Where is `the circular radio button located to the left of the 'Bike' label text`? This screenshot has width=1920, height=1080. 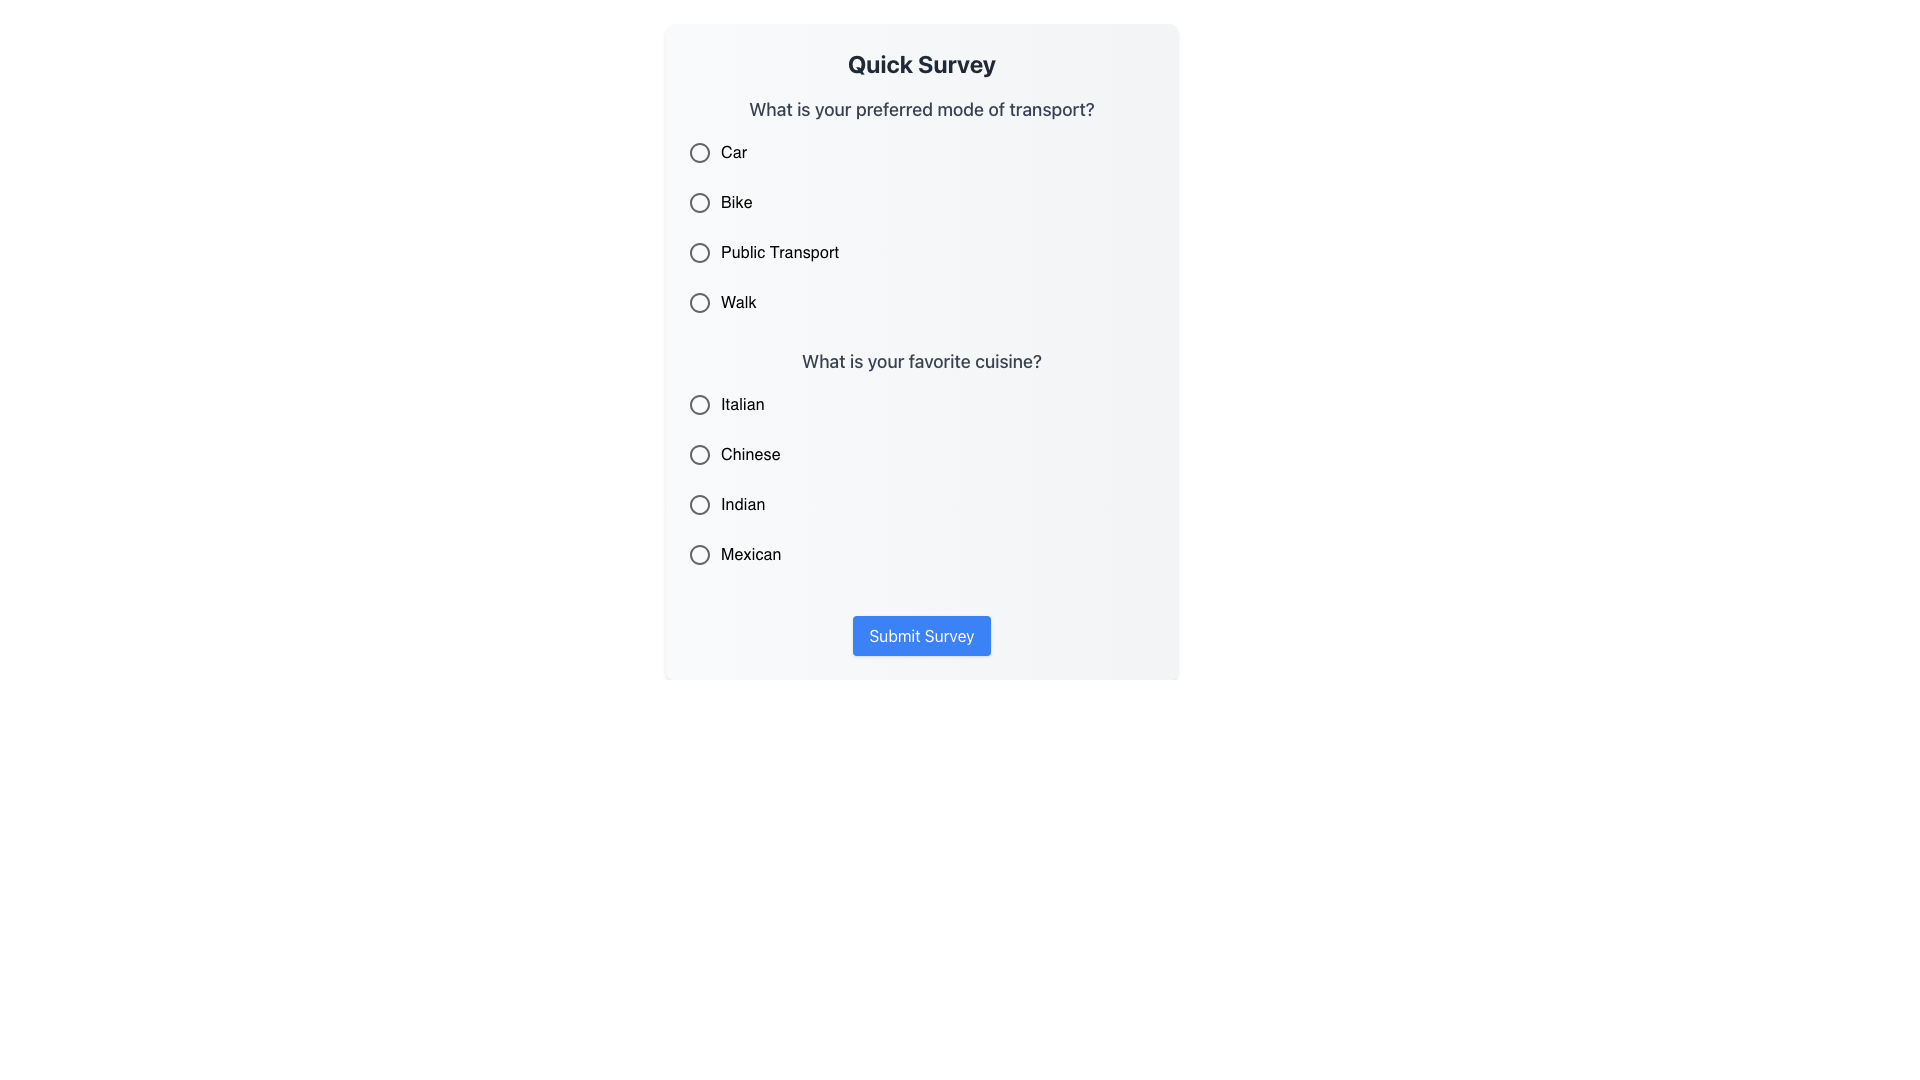 the circular radio button located to the left of the 'Bike' label text is located at coordinates (700, 203).